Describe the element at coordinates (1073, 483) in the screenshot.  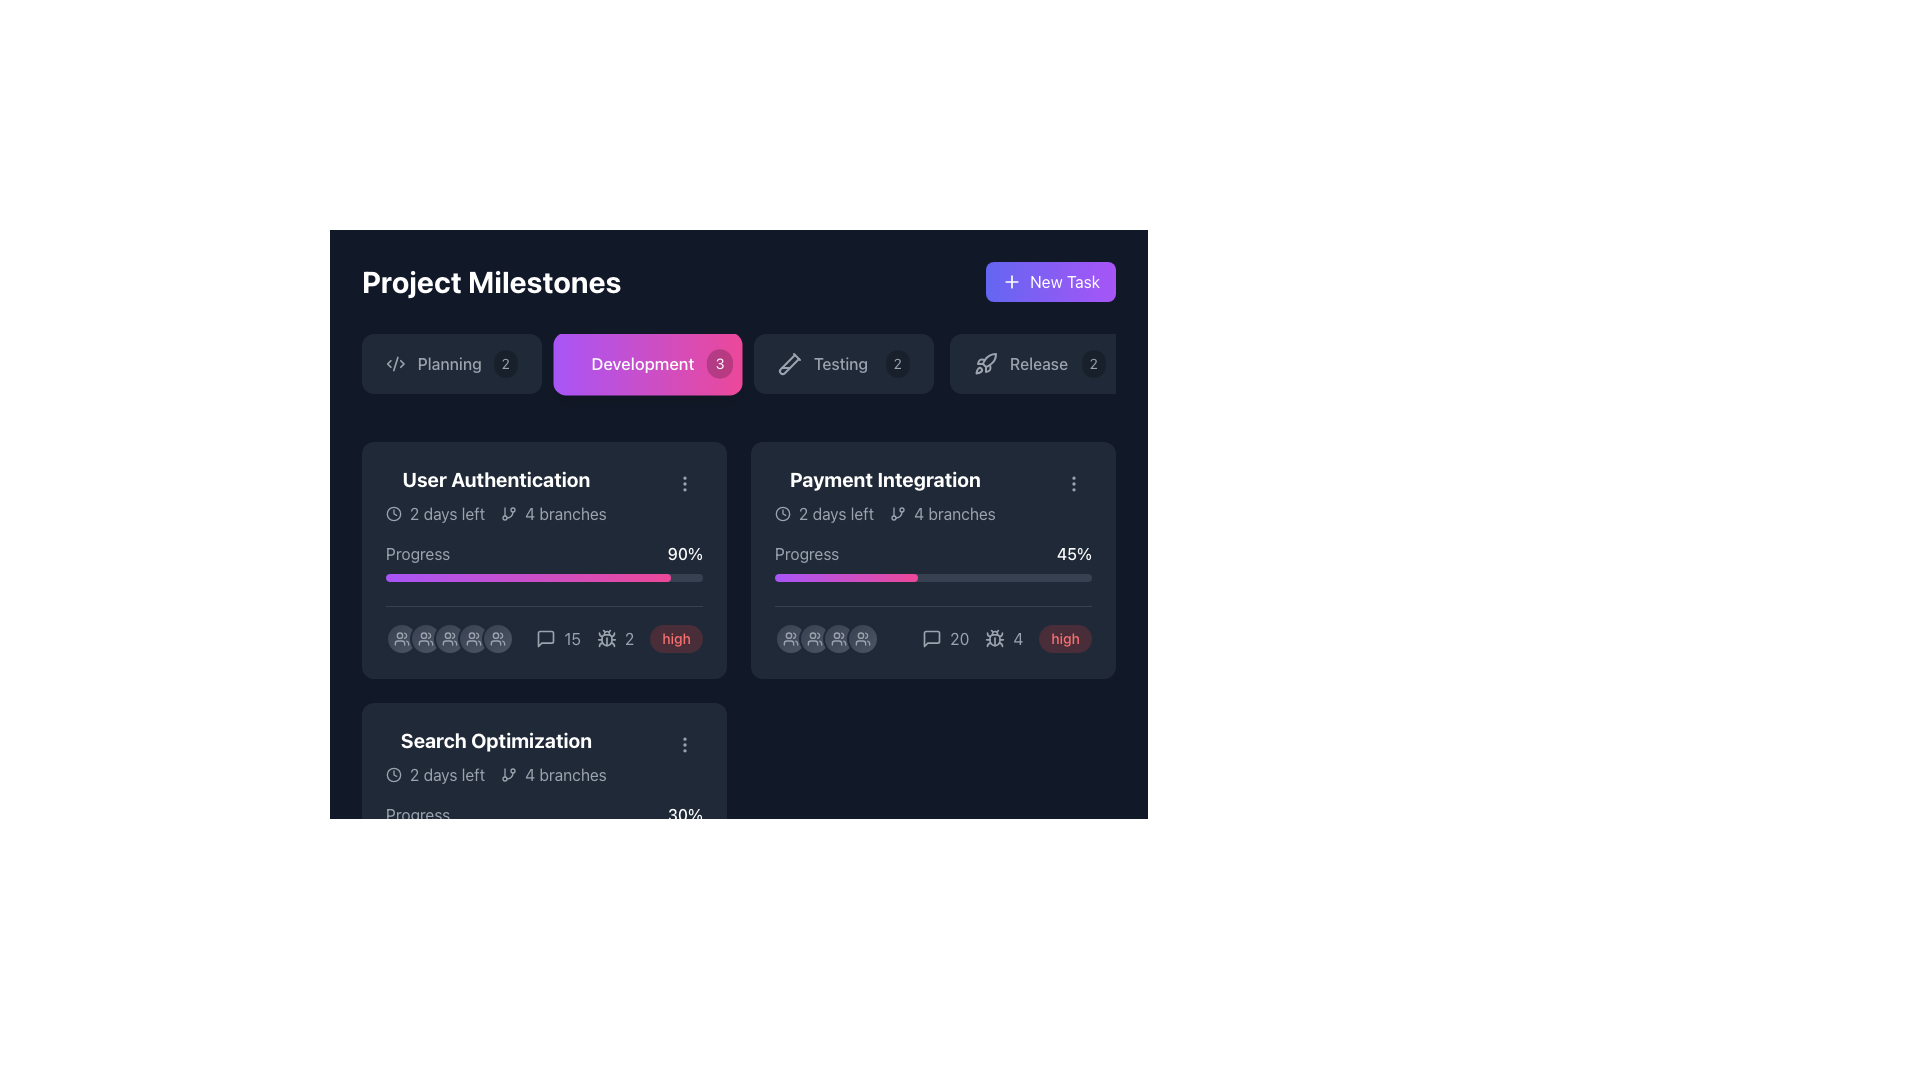
I see `the vertical ellipsis icon located in the top-right corner of the 'Payment Integration' card` at that location.